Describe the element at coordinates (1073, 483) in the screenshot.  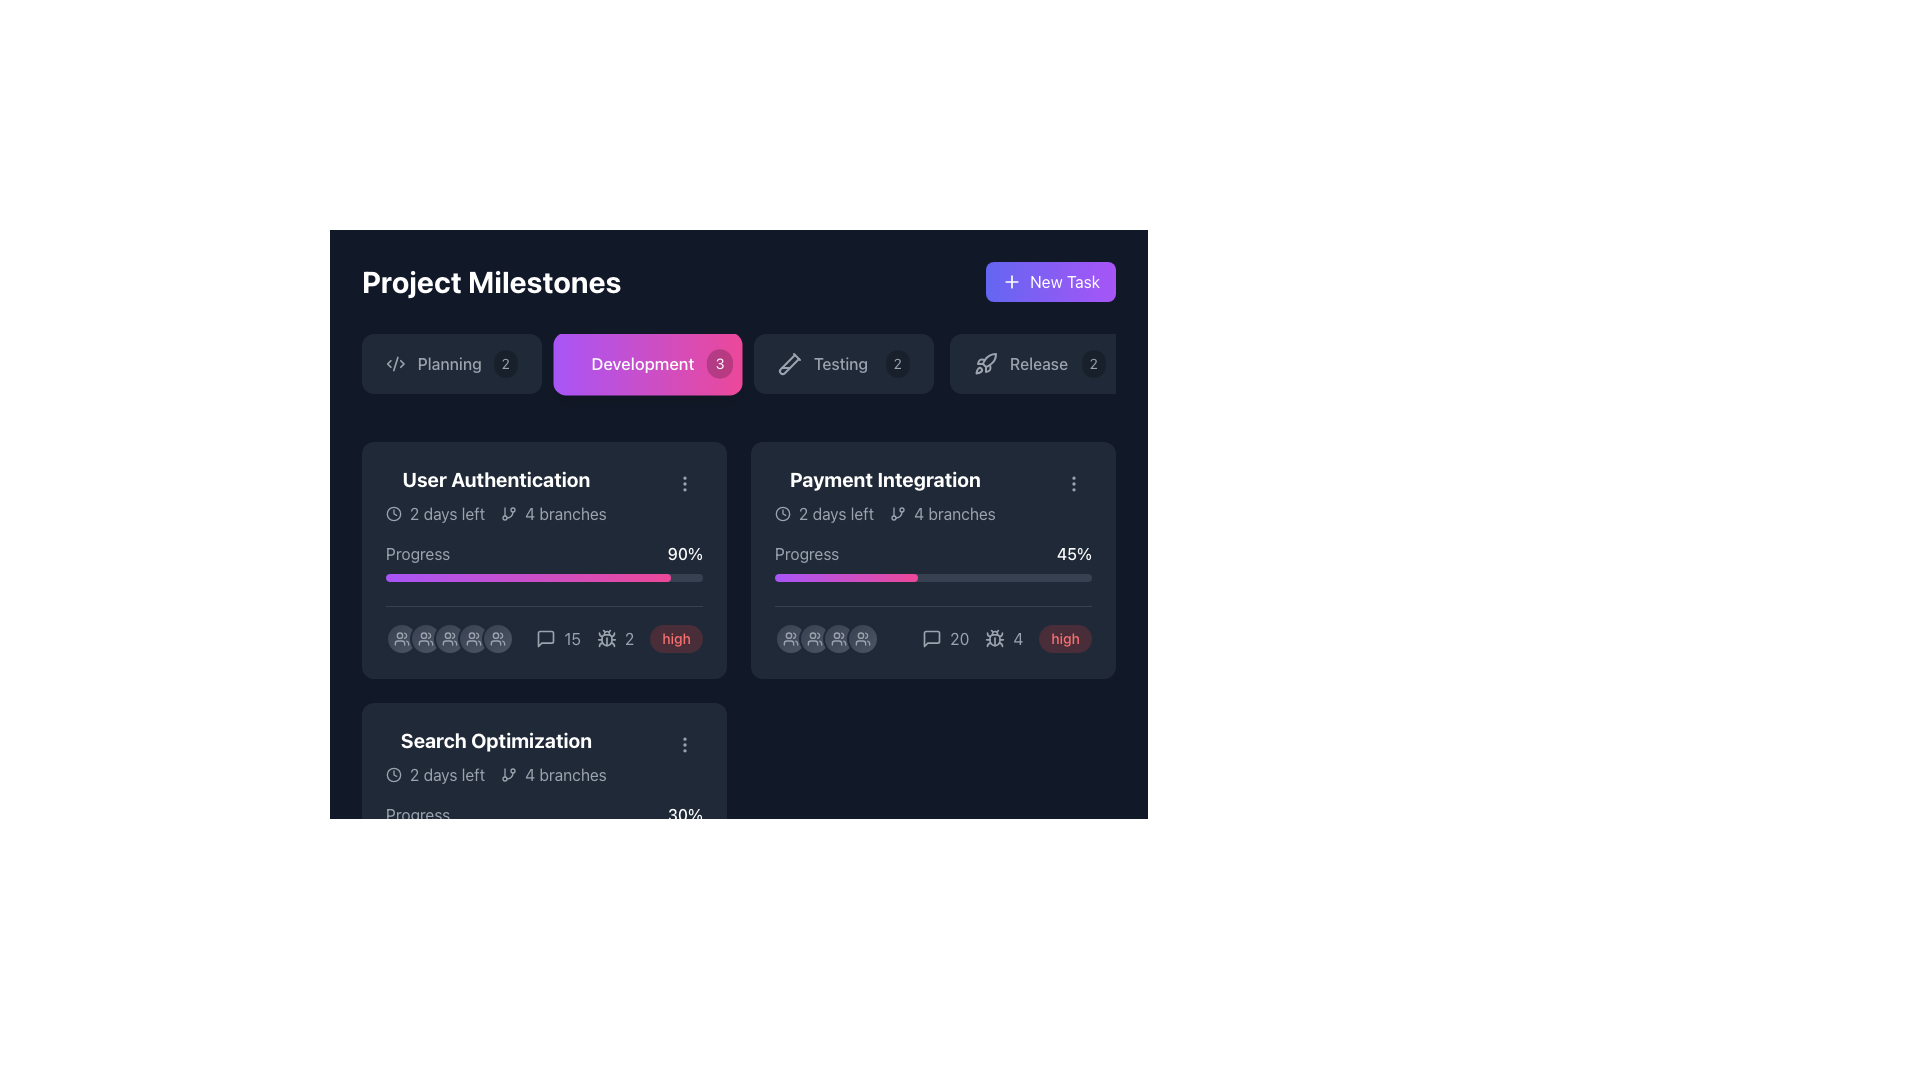
I see `the vertical ellipsis icon located in the top-right corner of the 'Payment Integration' card` at that location.